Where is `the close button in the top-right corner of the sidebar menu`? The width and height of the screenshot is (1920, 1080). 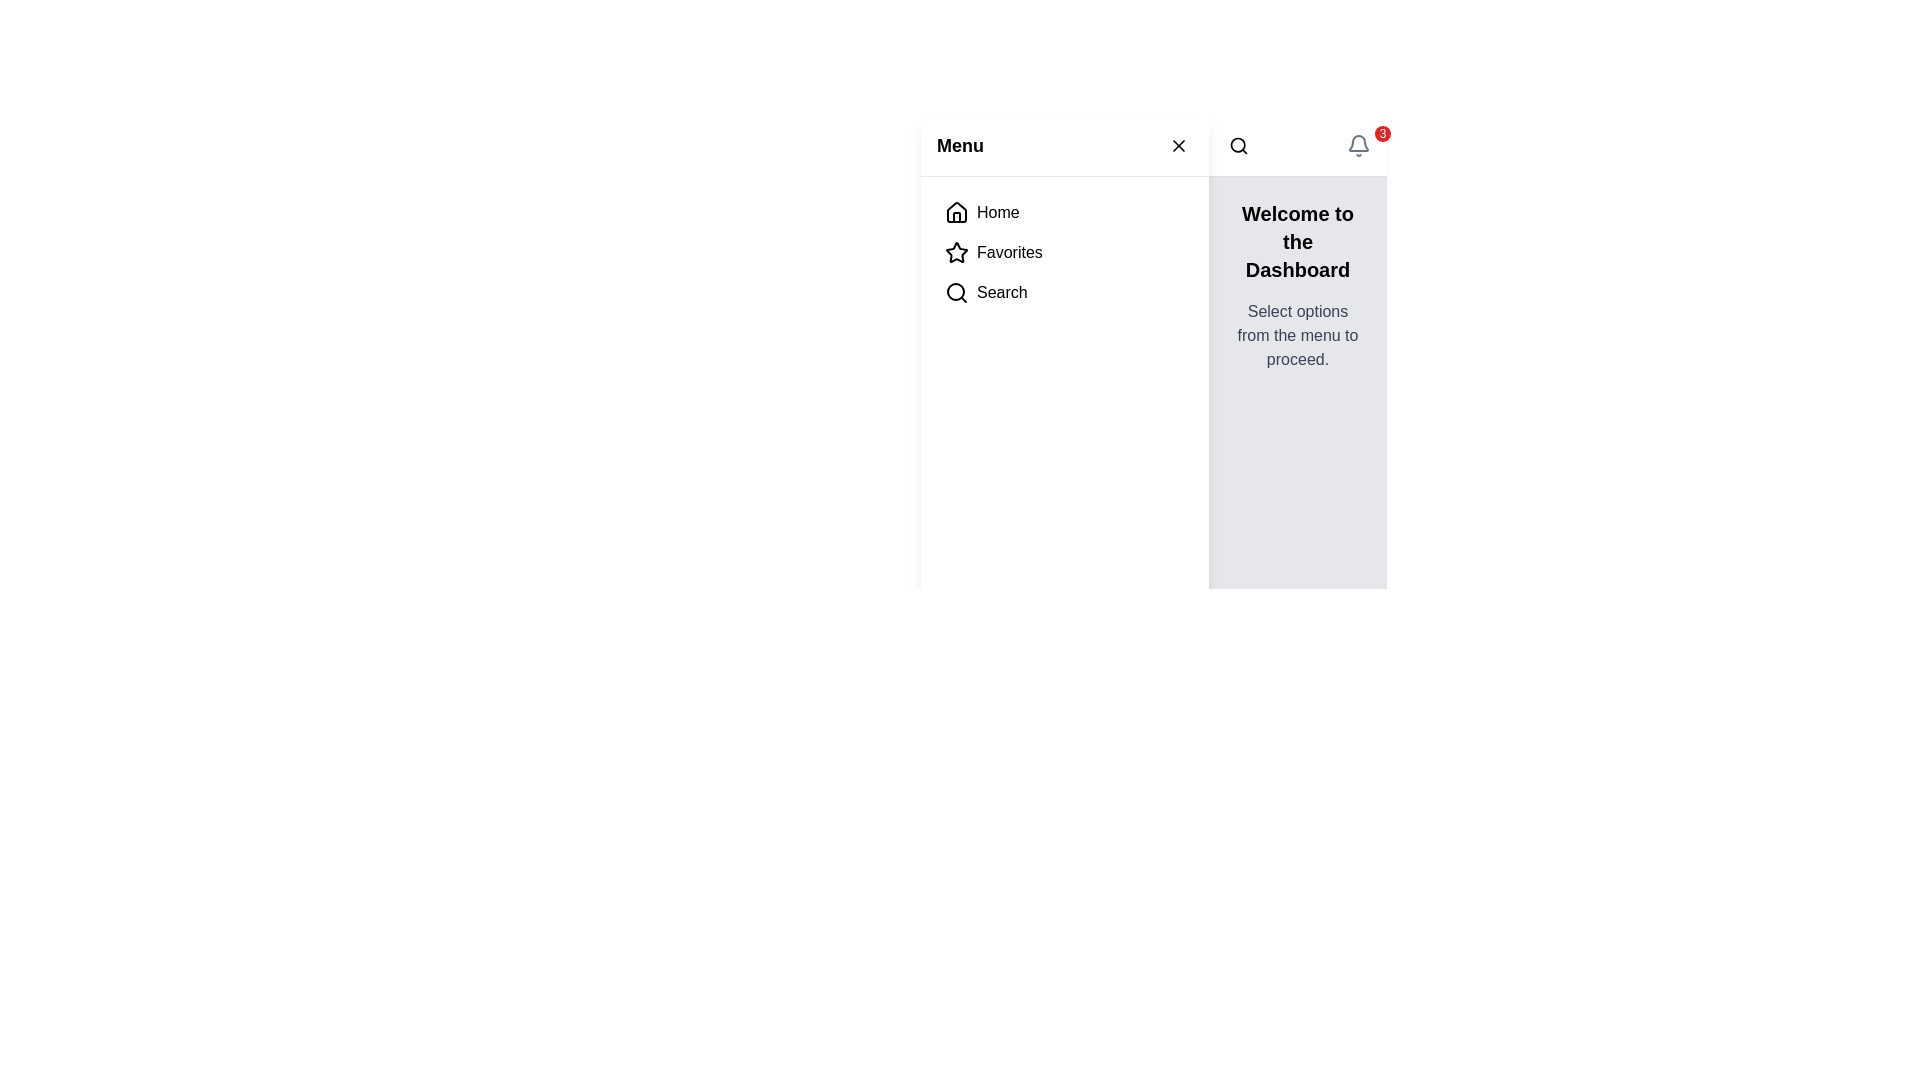 the close button in the top-right corner of the sidebar menu is located at coordinates (1179, 145).